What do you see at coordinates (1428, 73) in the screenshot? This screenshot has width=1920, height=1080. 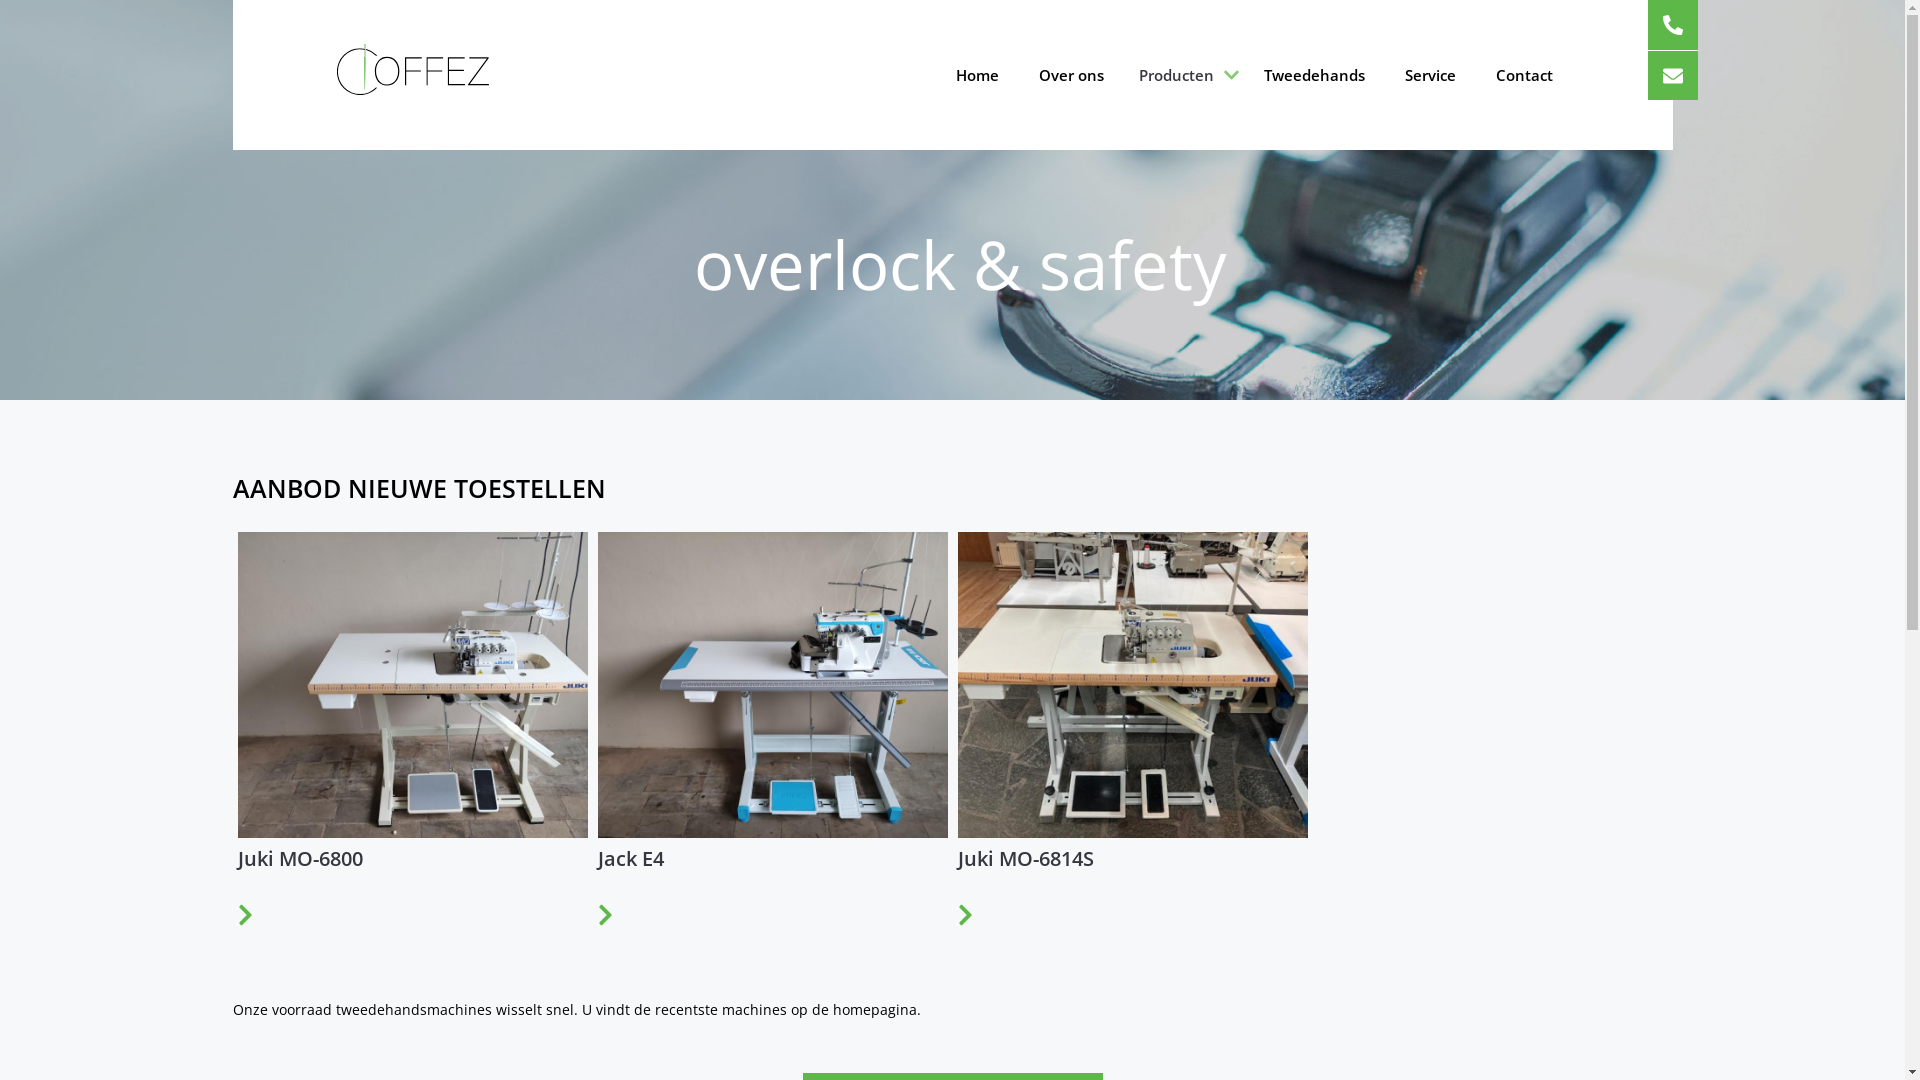 I see `'Service'` at bounding box center [1428, 73].